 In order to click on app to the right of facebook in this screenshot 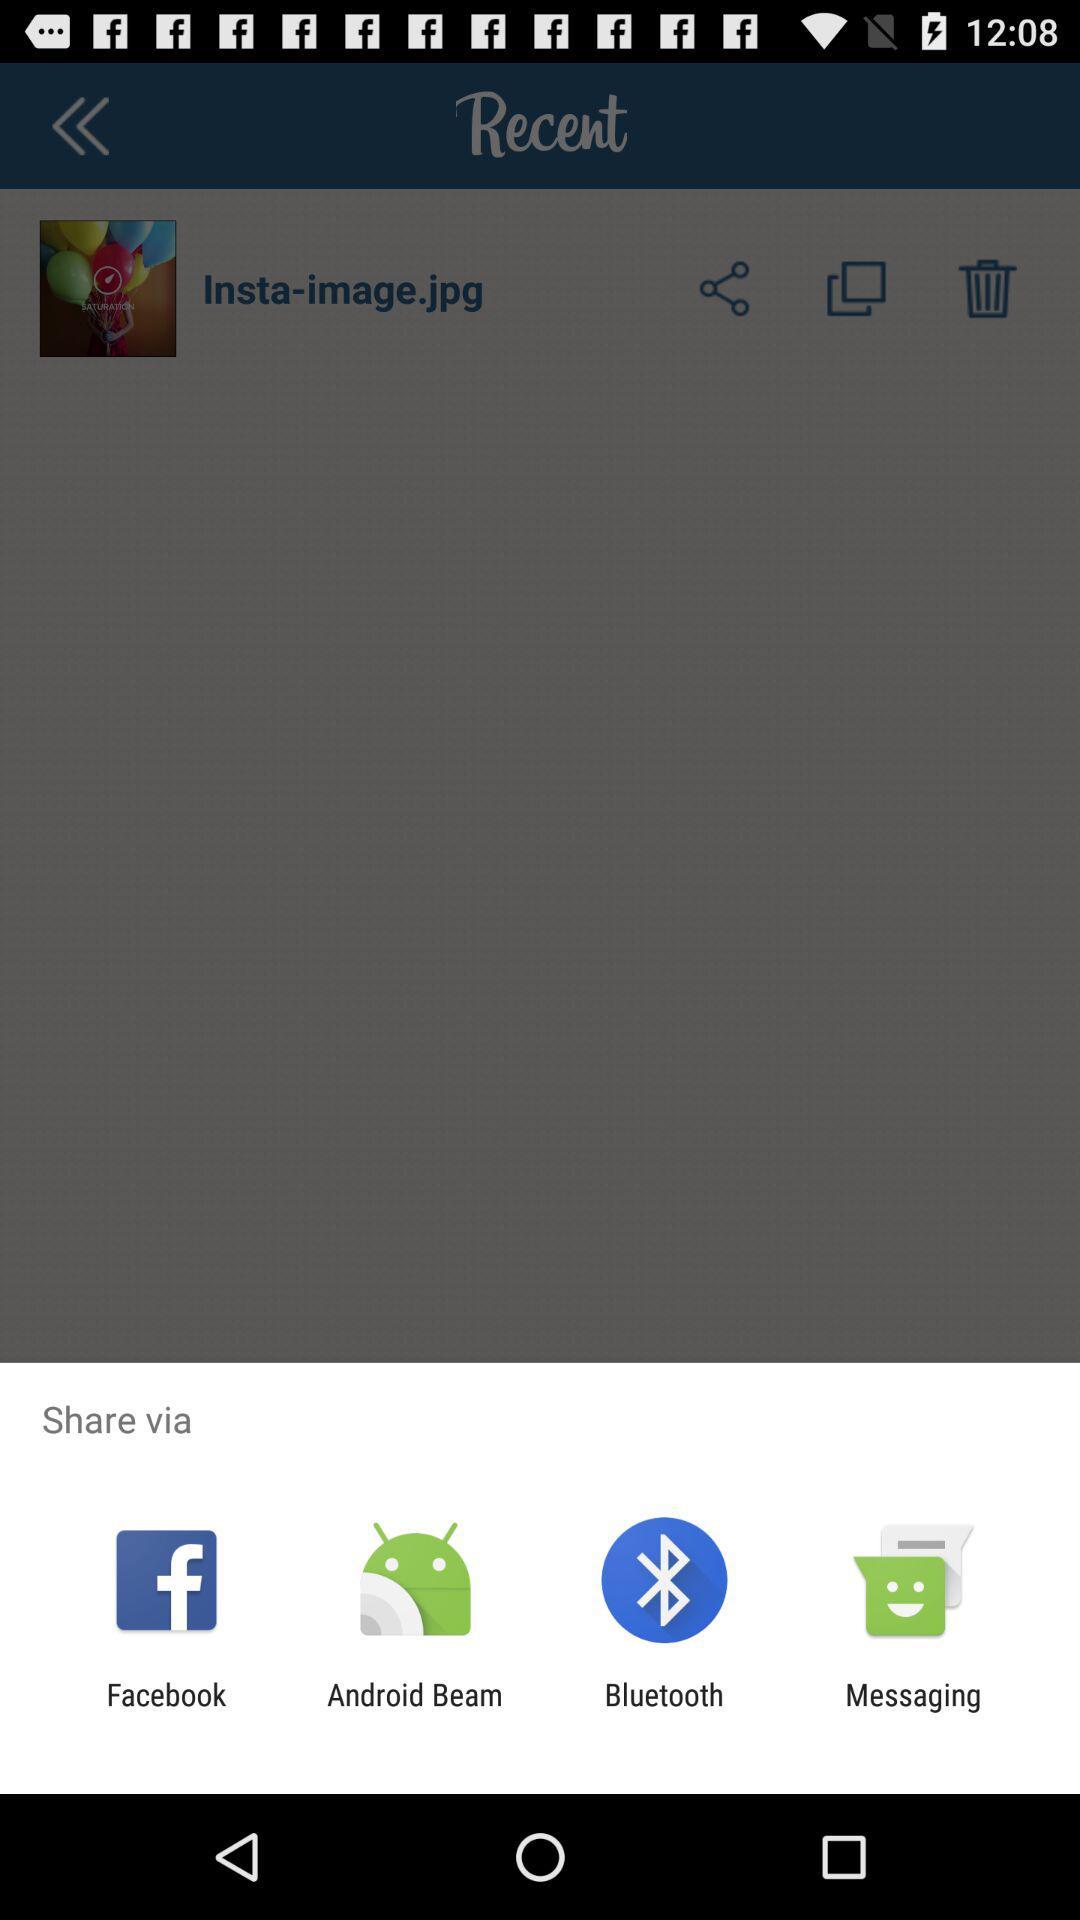, I will do `click(414, 1711)`.